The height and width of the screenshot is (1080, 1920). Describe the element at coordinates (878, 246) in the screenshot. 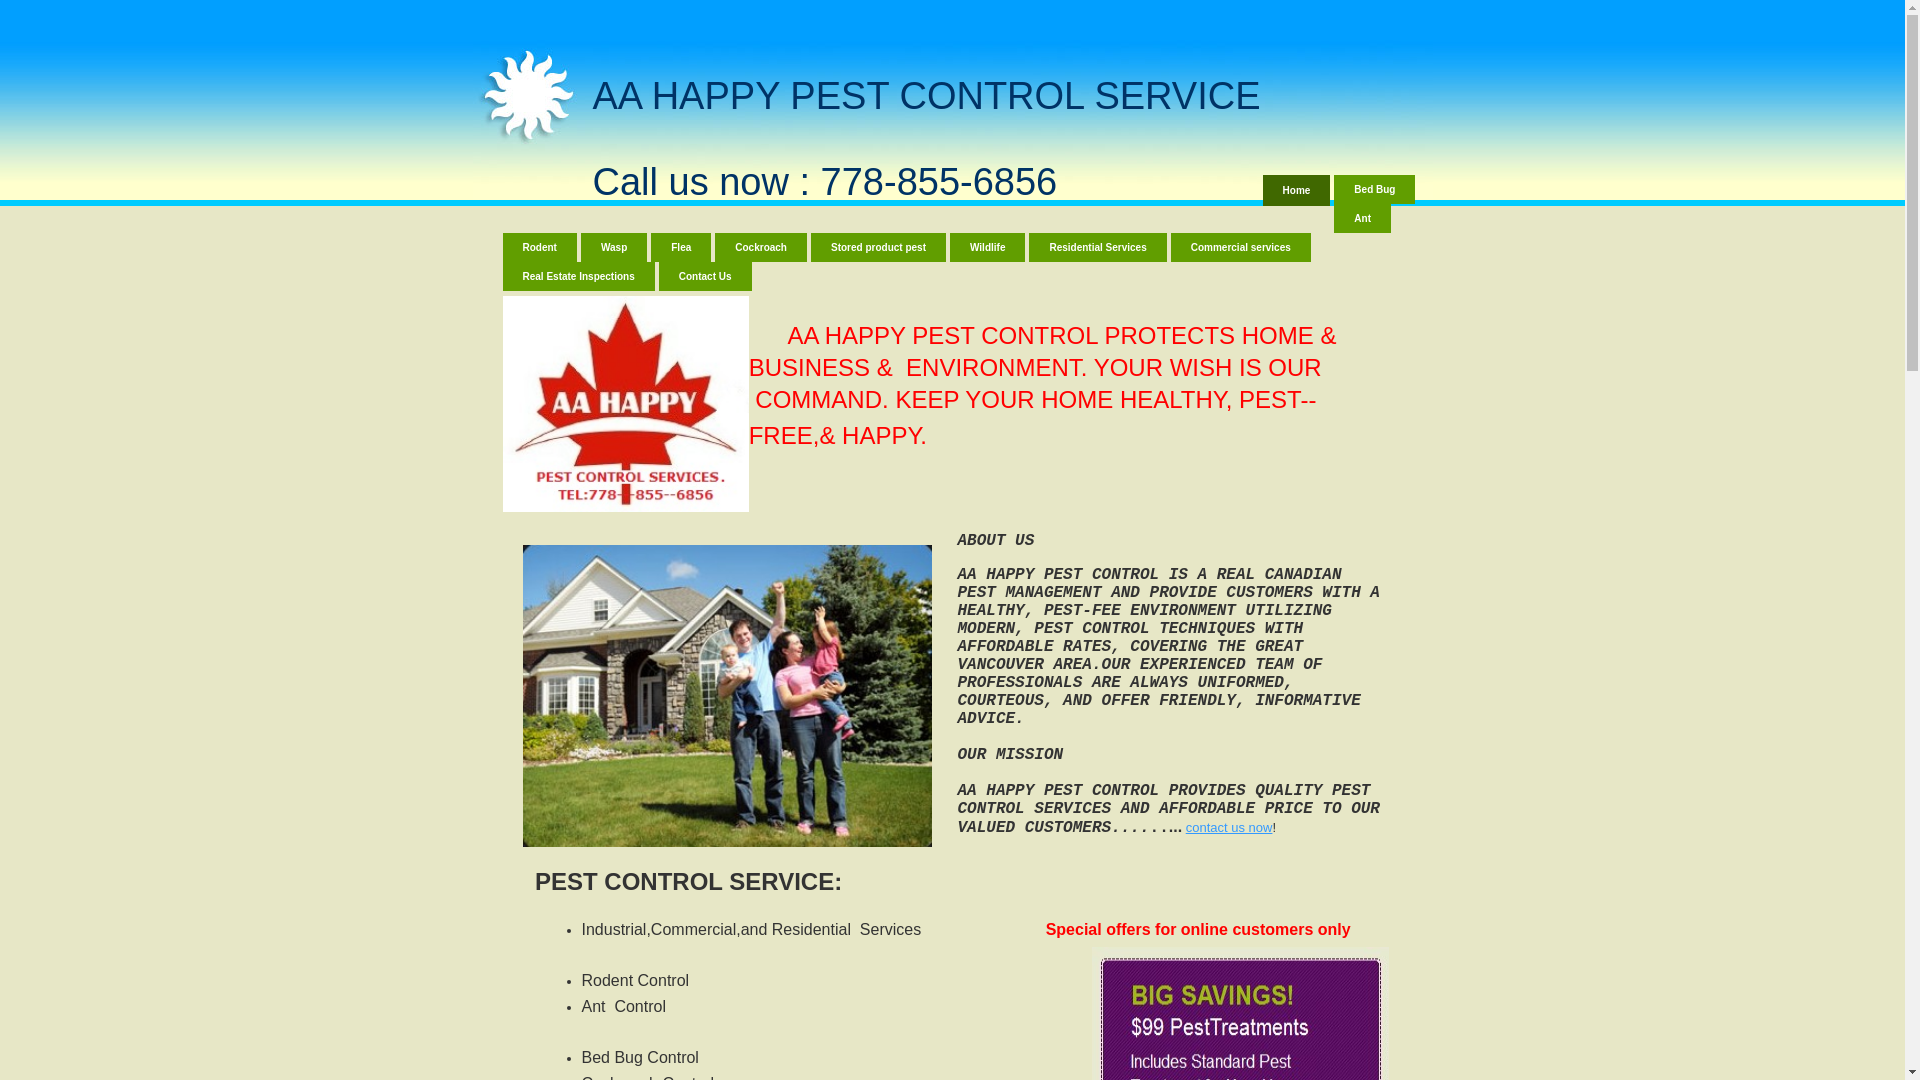

I see `'Stored product pest'` at that location.